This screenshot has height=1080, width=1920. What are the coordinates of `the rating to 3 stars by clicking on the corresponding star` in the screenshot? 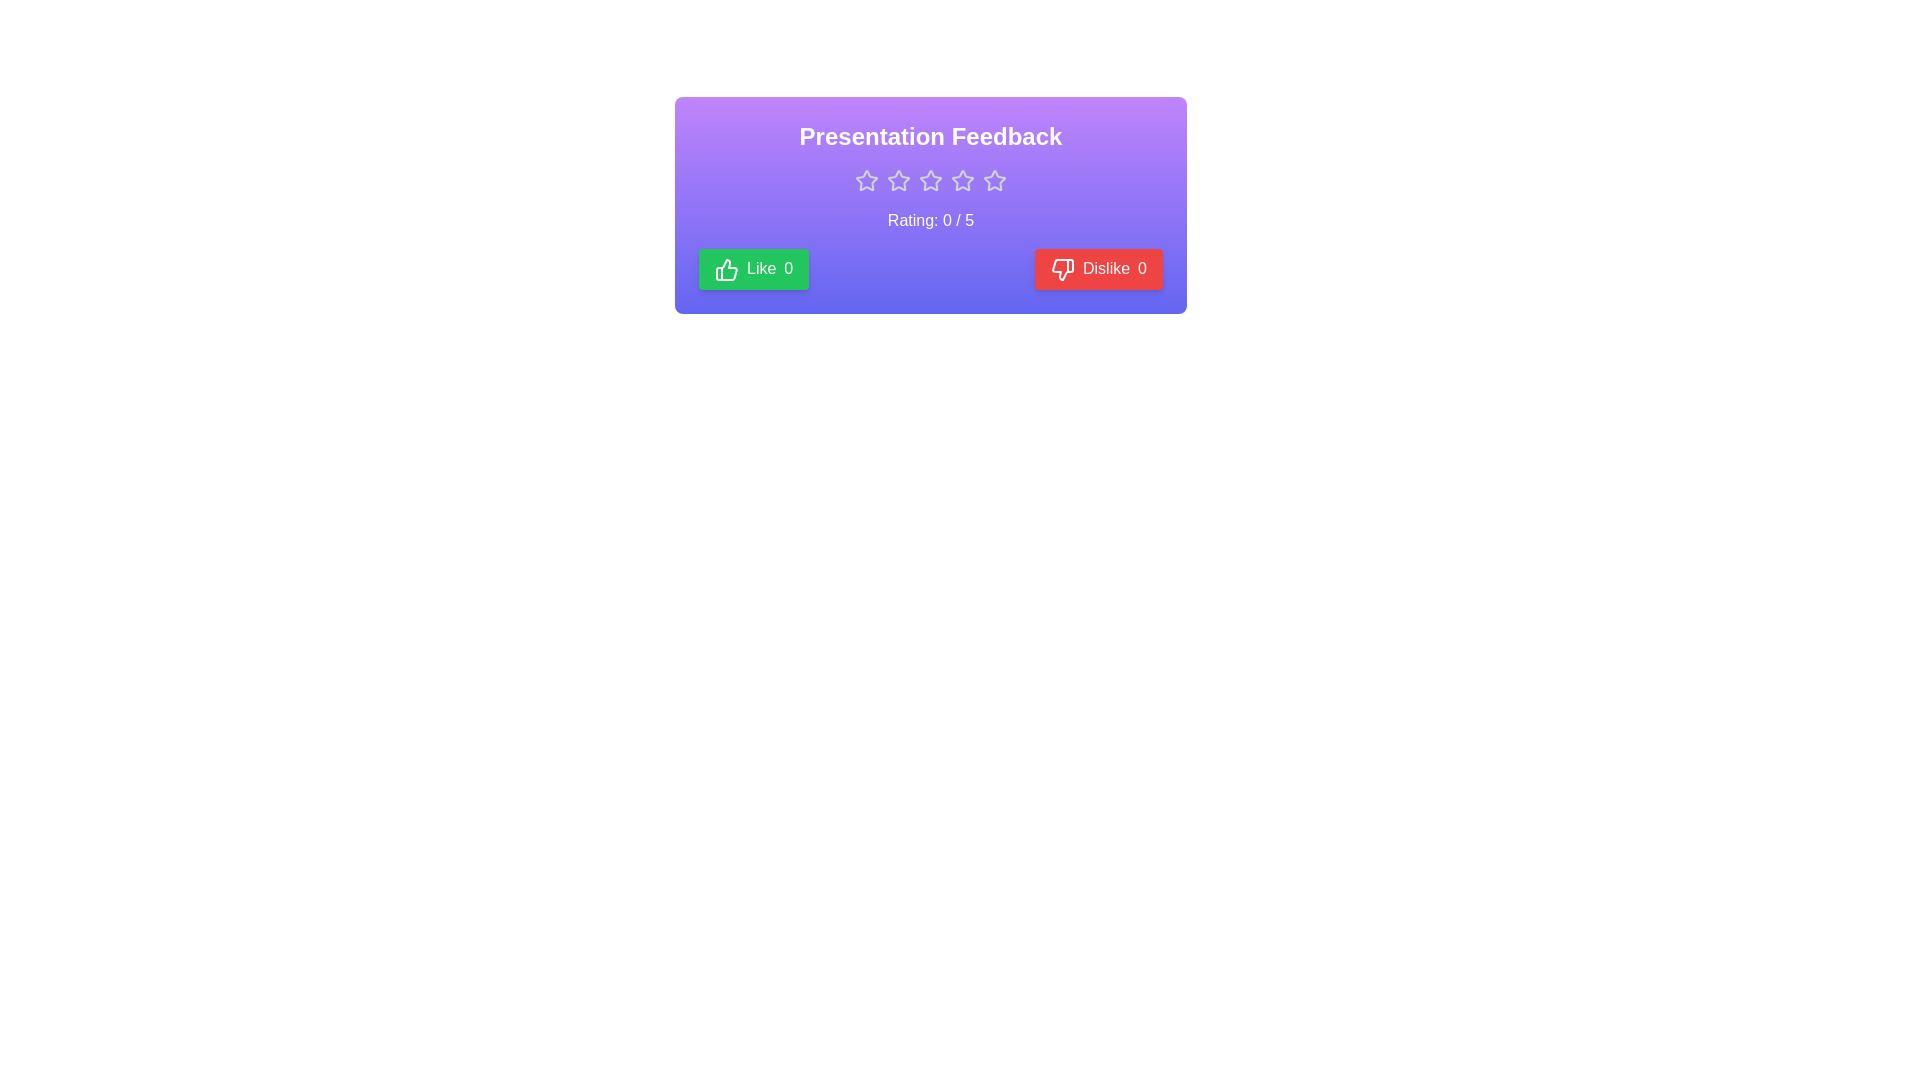 It's located at (930, 181).